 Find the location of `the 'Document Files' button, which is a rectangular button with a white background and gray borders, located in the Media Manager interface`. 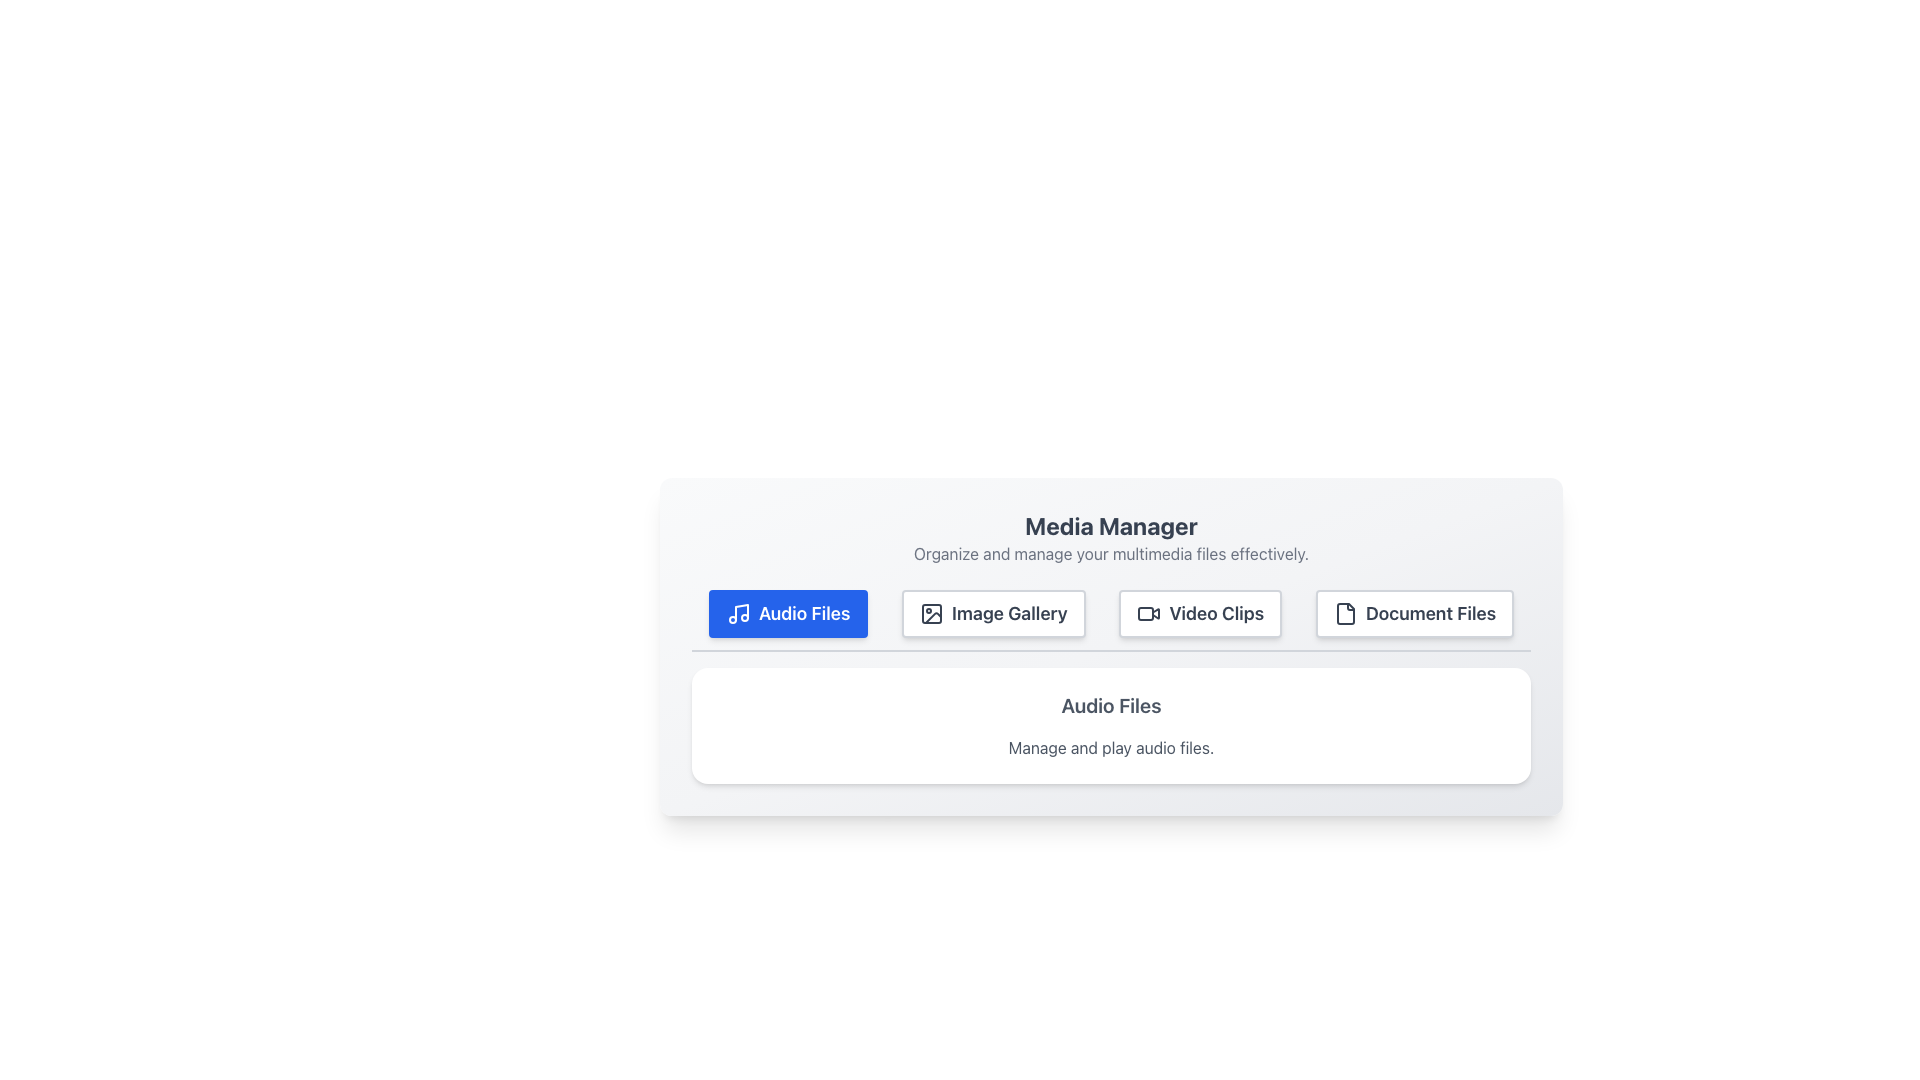

the 'Document Files' button, which is a rectangular button with a white background and gray borders, located in the Media Manager interface is located at coordinates (1414, 612).